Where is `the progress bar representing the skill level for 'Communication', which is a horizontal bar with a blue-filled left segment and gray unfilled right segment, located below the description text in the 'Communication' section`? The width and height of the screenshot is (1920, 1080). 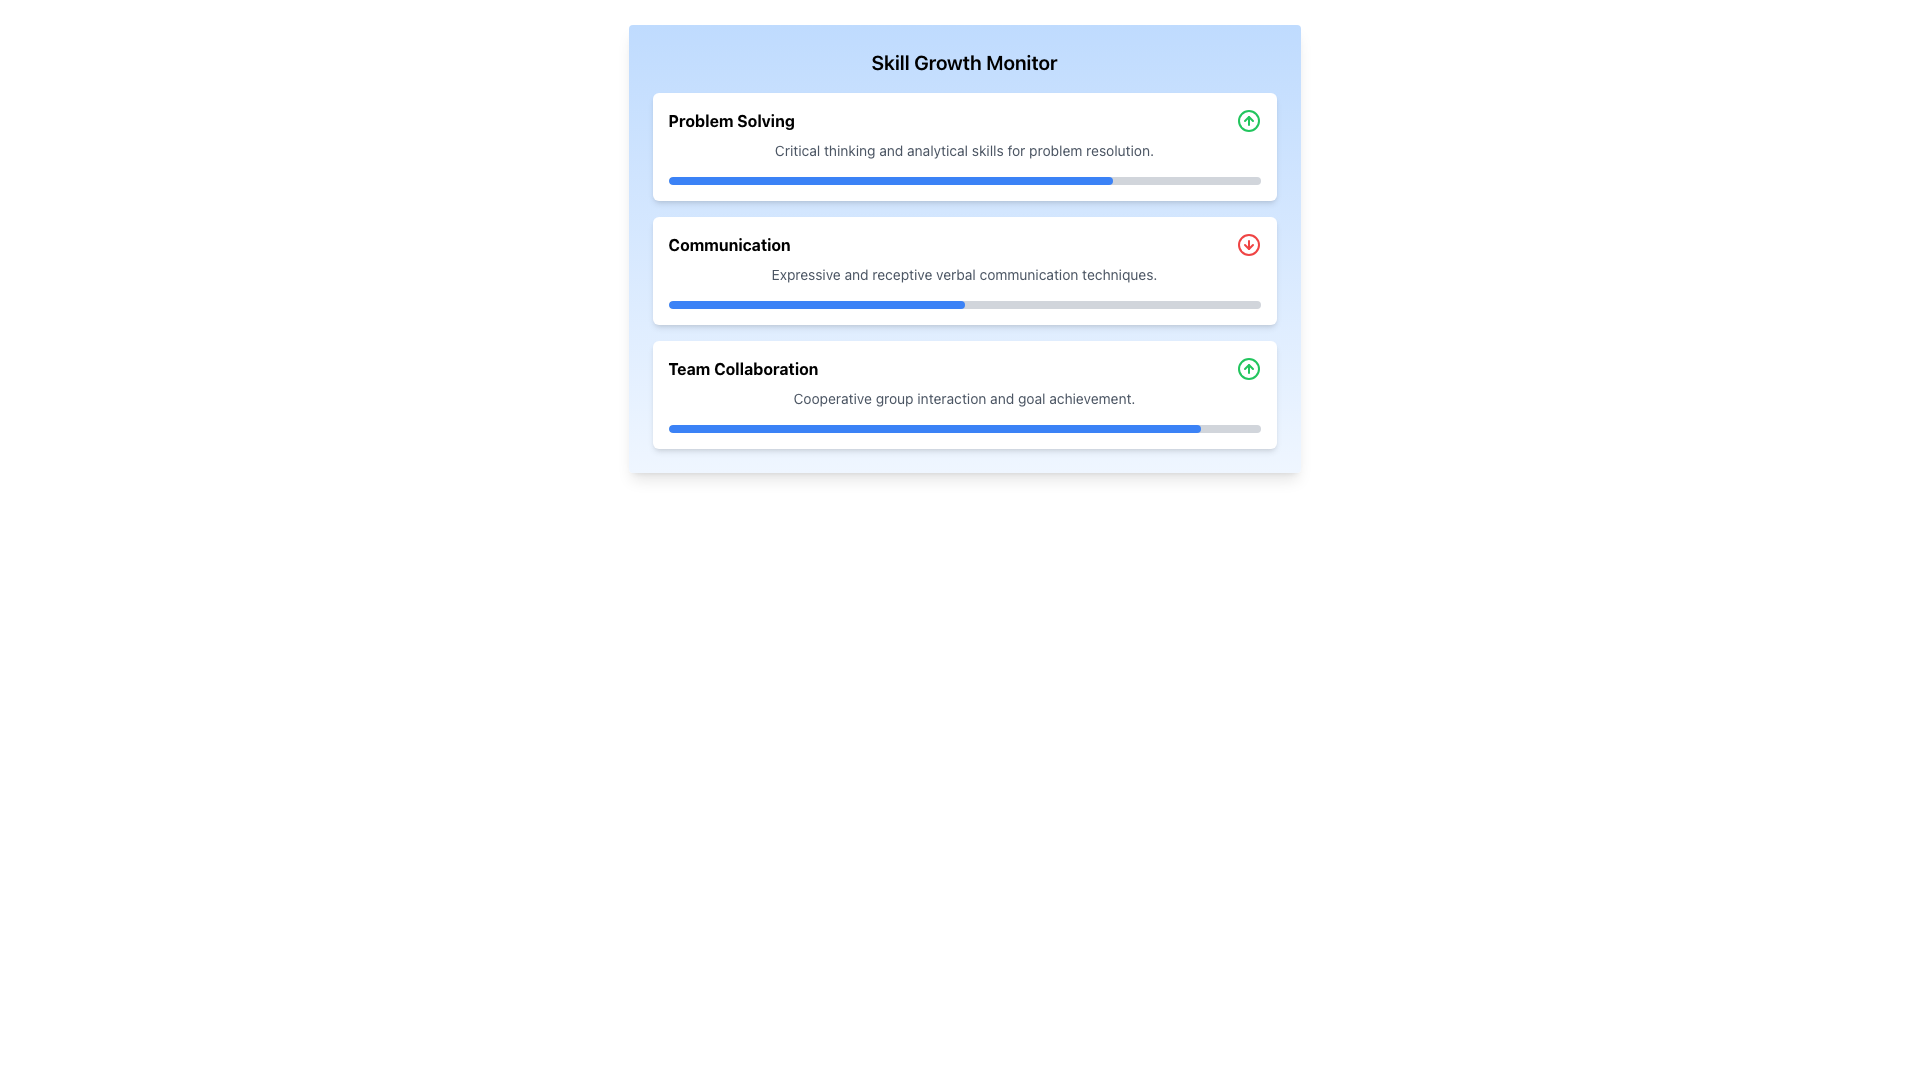
the progress bar representing the skill level for 'Communication', which is a horizontal bar with a blue-filled left segment and gray unfilled right segment, located below the description text in the 'Communication' section is located at coordinates (964, 304).